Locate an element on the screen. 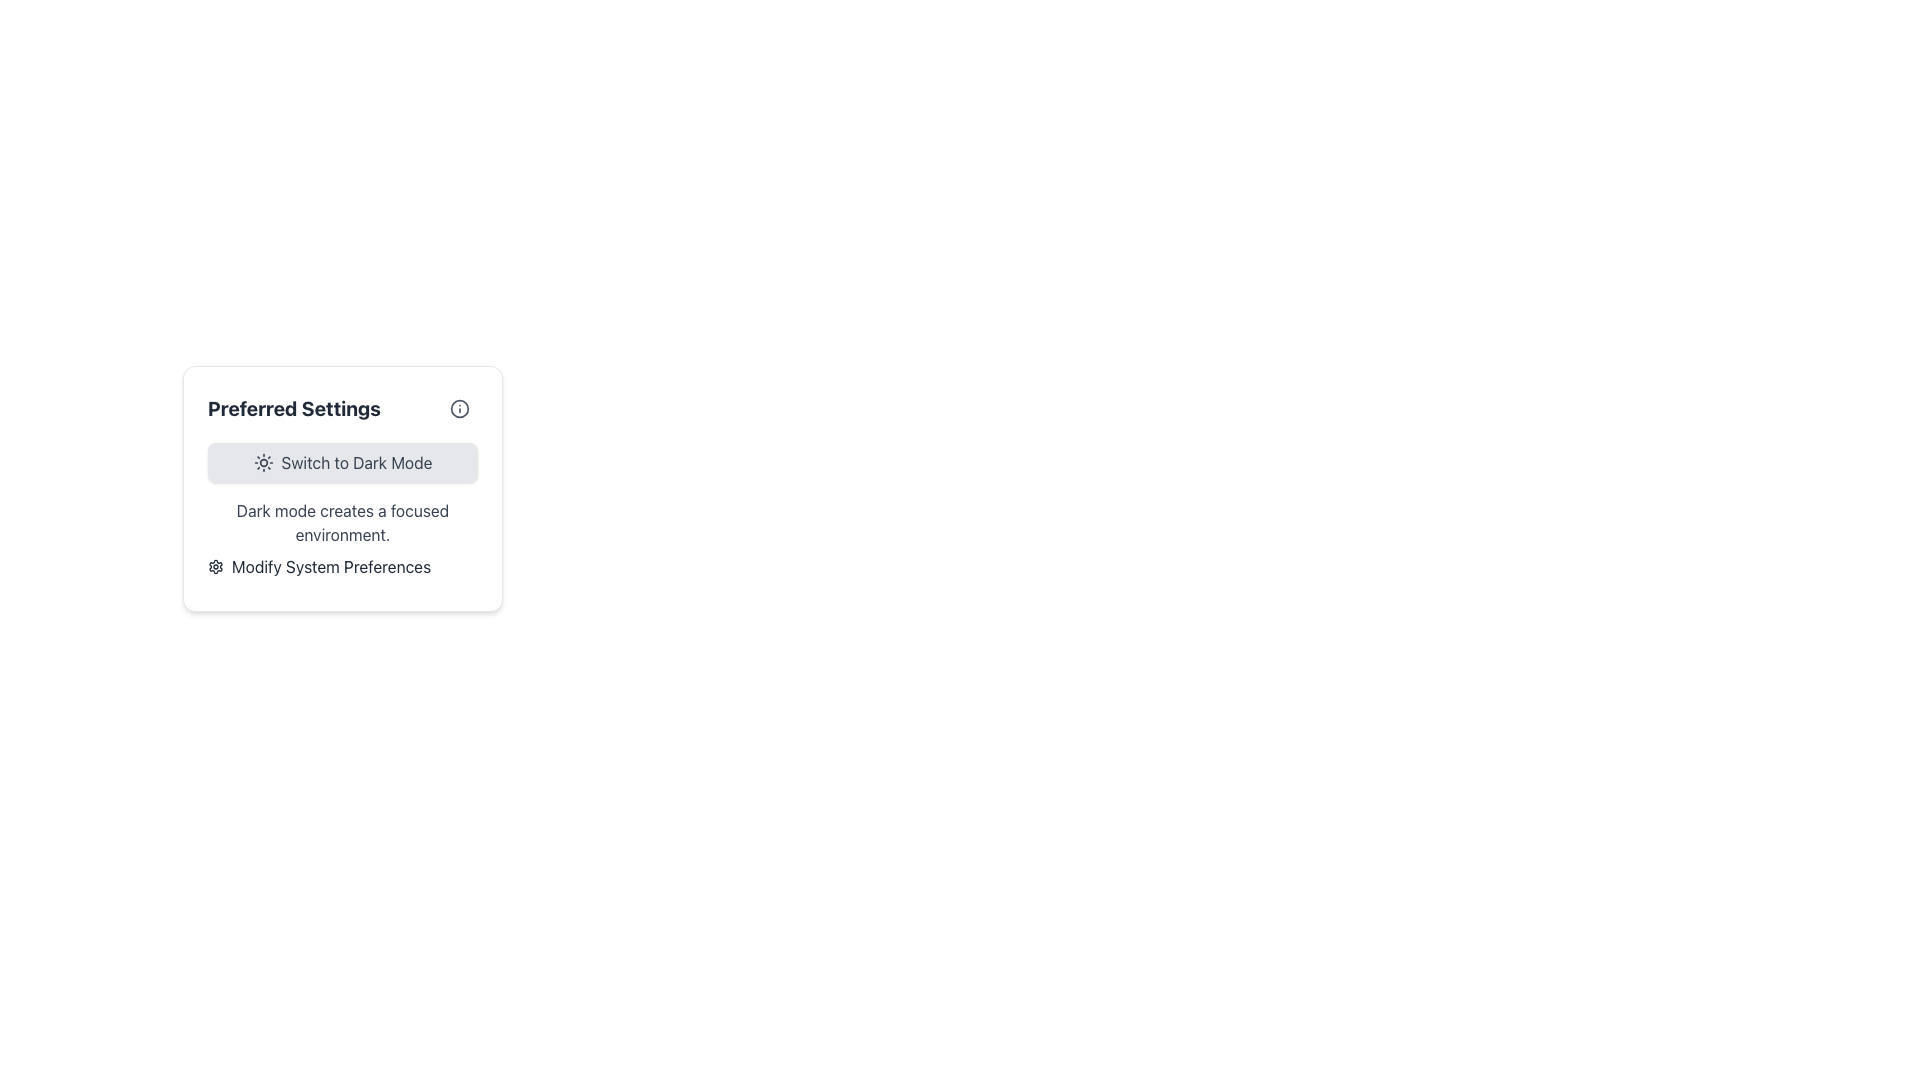  the small, circular gear-shaped icon located to the immediate left of the text label 'Modify System Preferences' in the 'Preferred Settings' card is located at coordinates (216, 567).